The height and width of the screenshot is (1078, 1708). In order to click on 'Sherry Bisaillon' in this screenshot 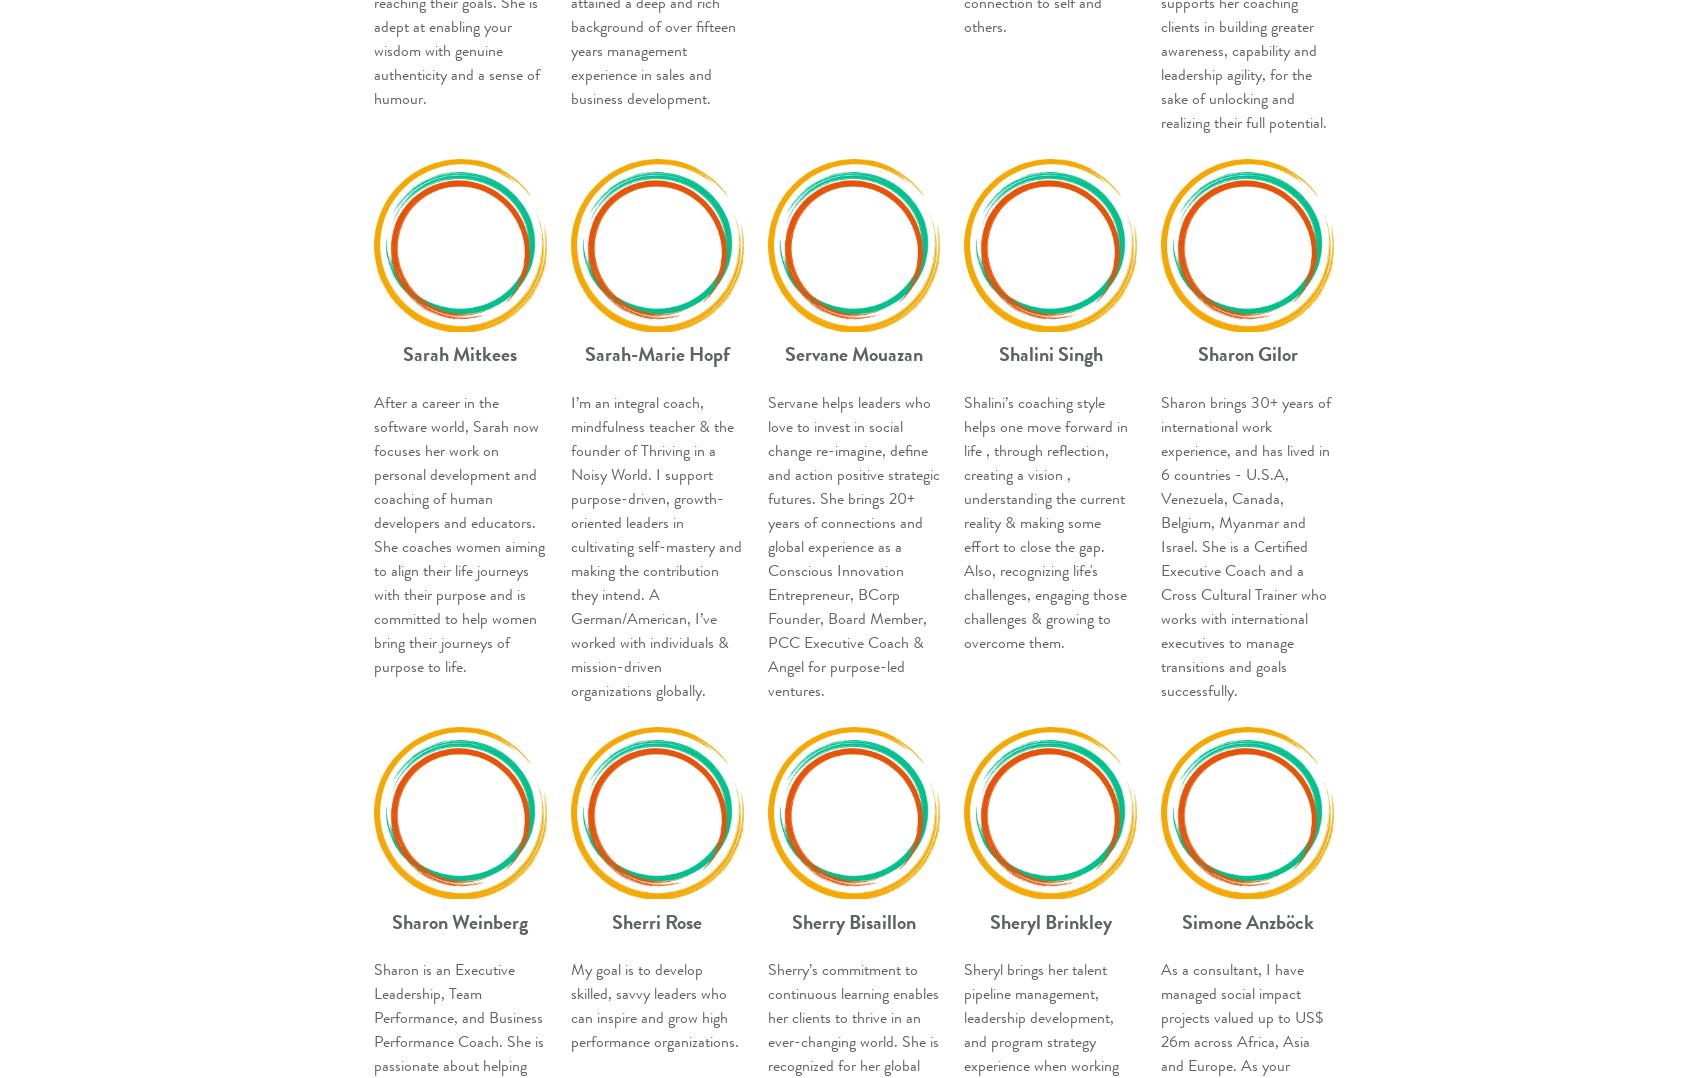, I will do `click(852, 921)`.